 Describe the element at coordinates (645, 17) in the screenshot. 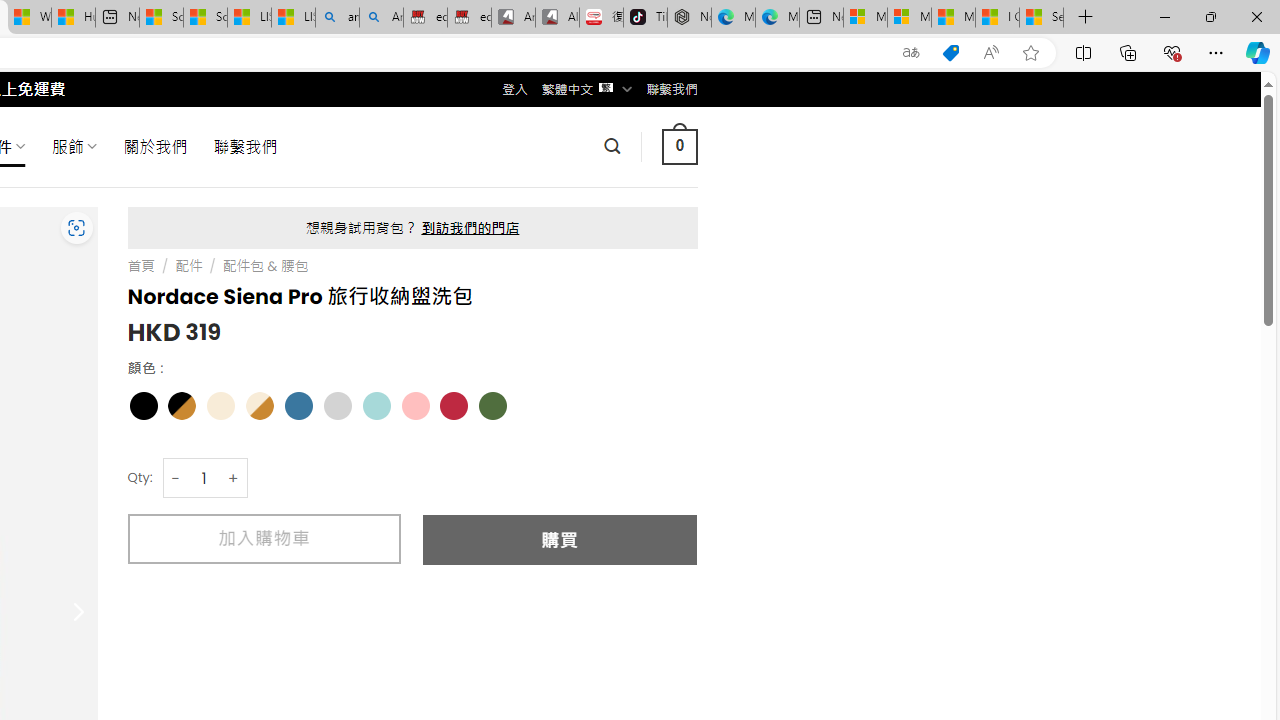

I see `'TikTok'` at that location.